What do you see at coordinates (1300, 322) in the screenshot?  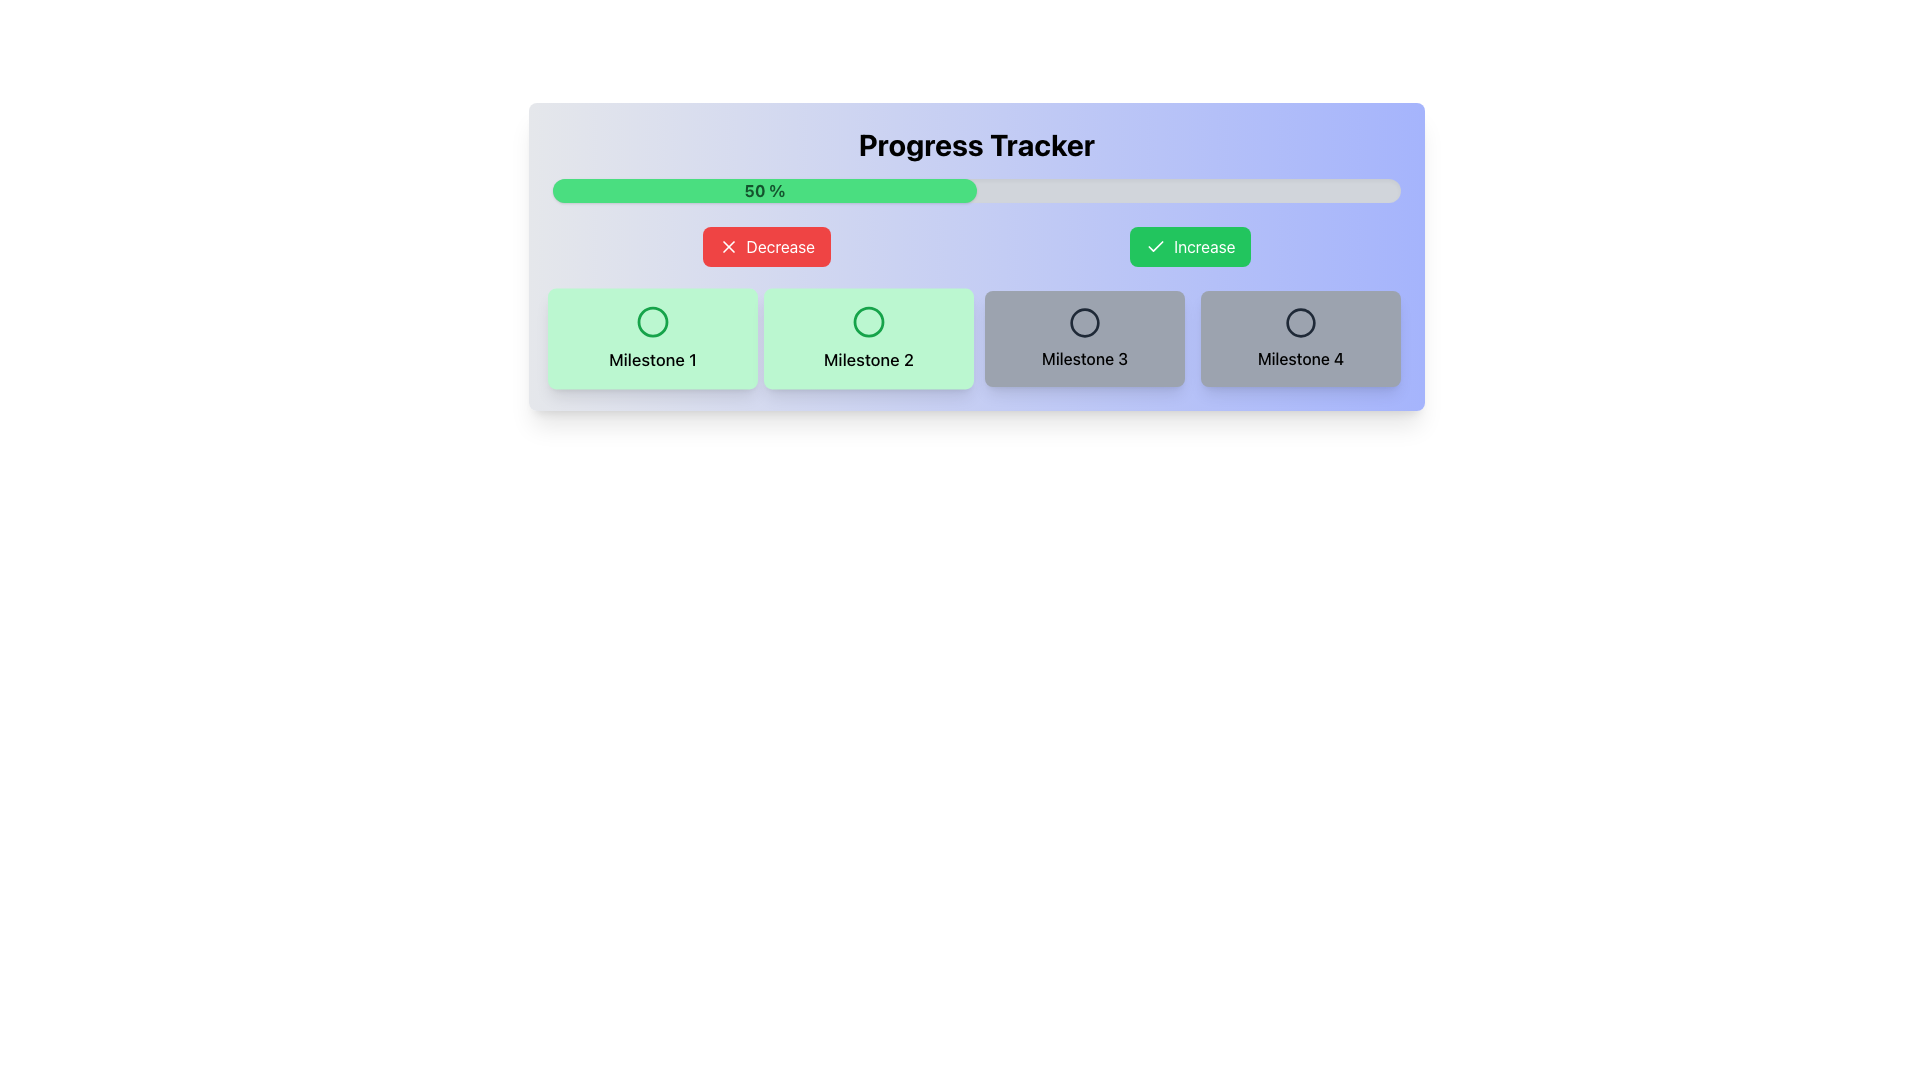 I see `the circular icon outlined in dark gray, located at the top center of the Milestone 4 card, which is the last milestone card in a row of four cards at the bottom of the interface` at bounding box center [1300, 322].